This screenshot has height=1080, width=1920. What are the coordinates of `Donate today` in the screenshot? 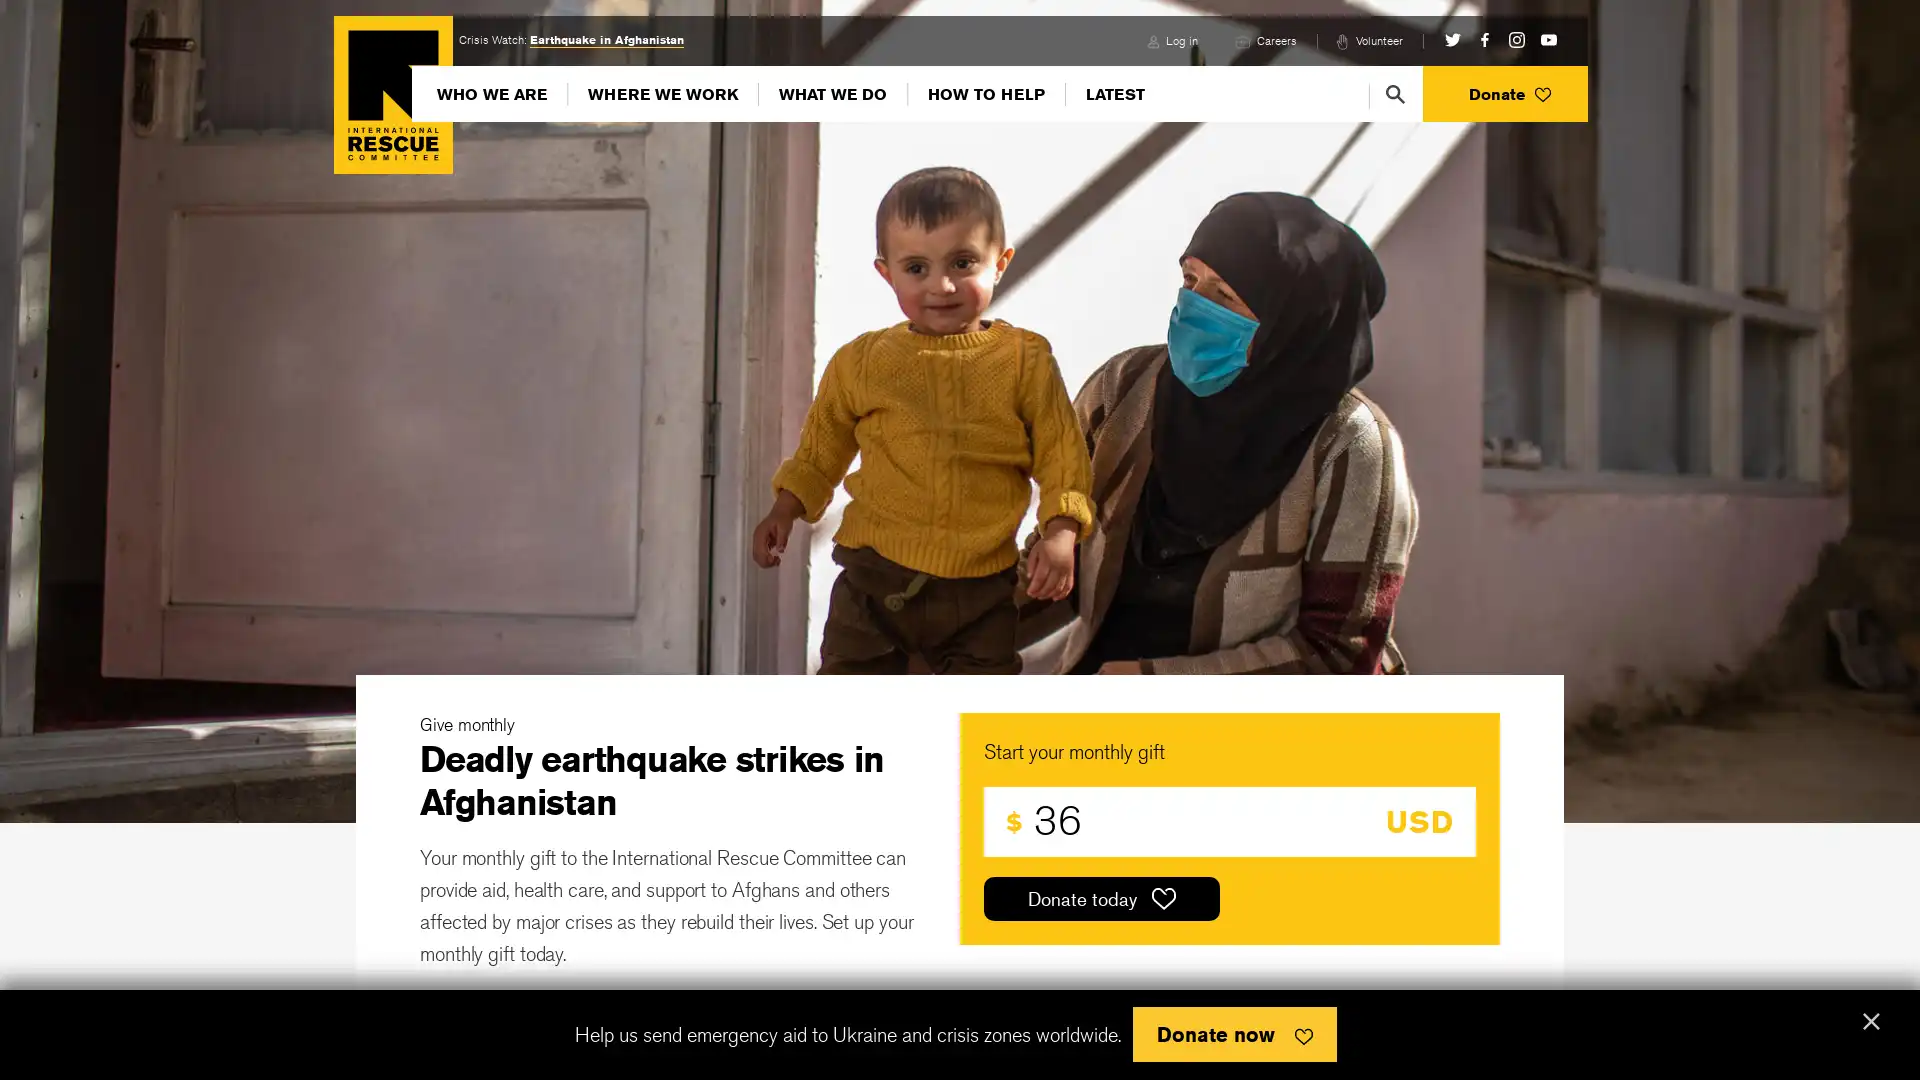 It's located at (1101, 897).